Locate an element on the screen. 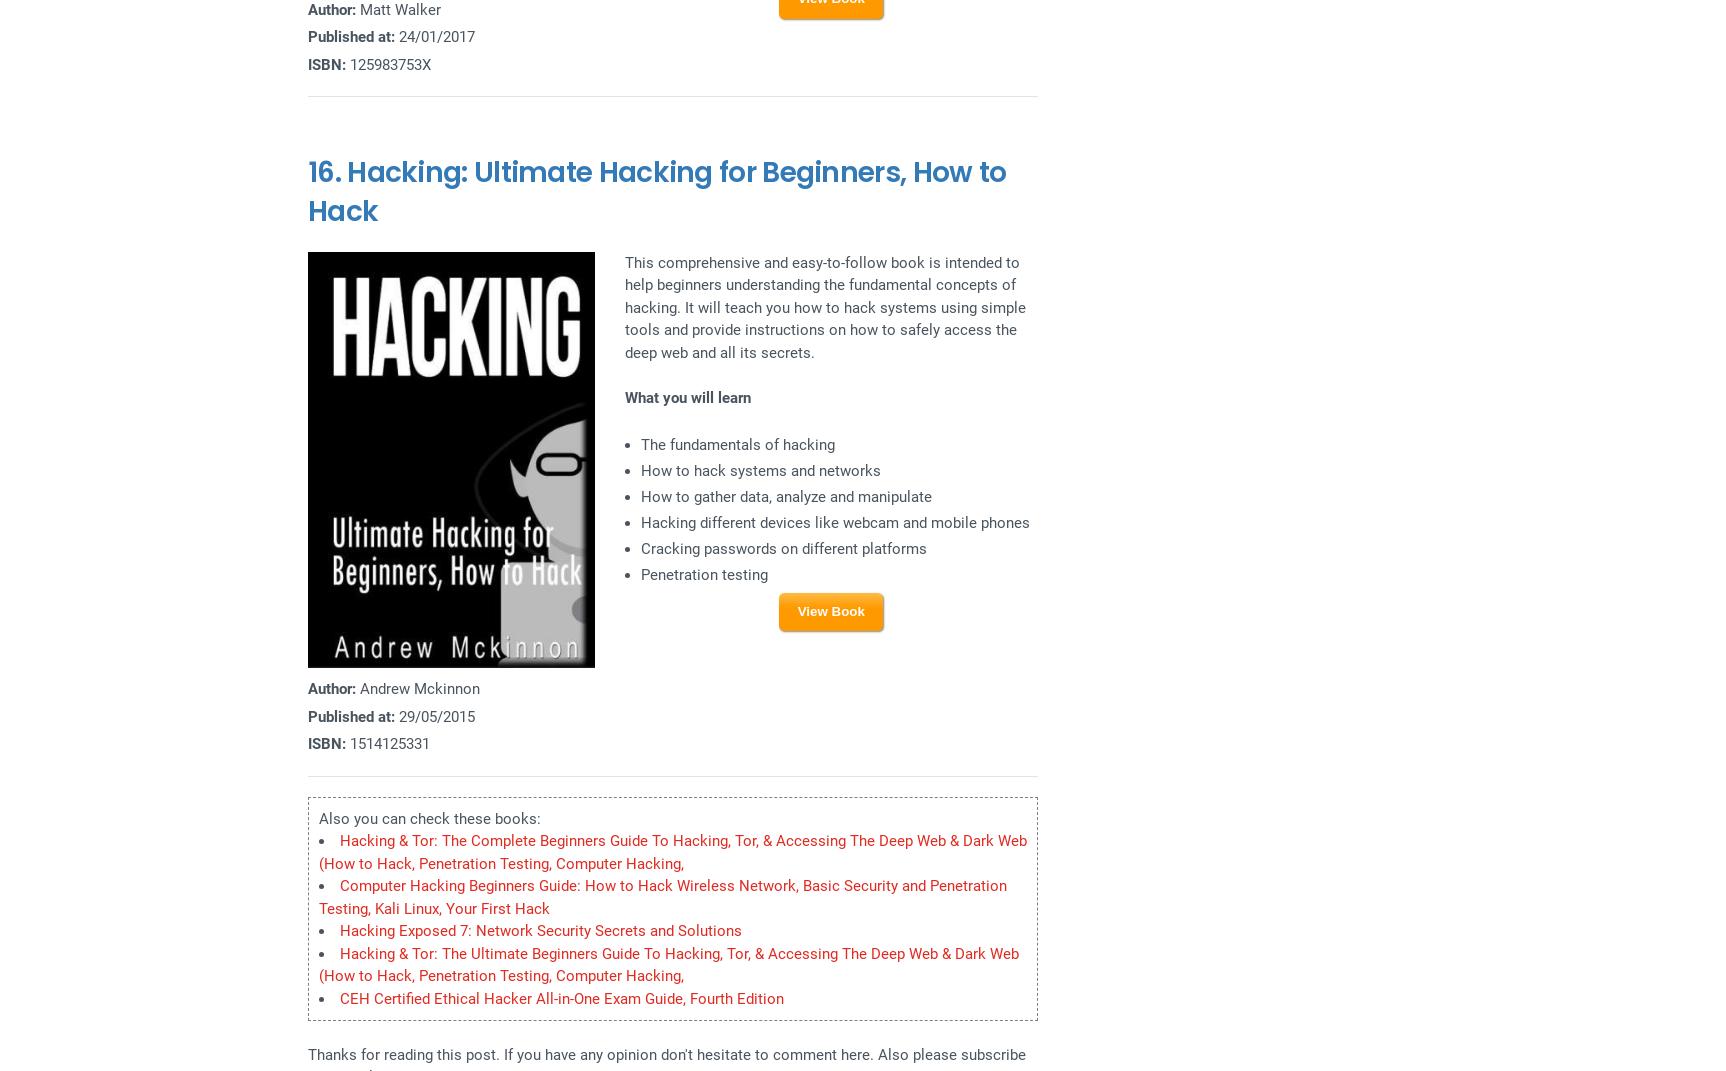 This screenshot has height=1071, width=1726. 'Andrew Mckinnon' is located at coordinates (356, 687).